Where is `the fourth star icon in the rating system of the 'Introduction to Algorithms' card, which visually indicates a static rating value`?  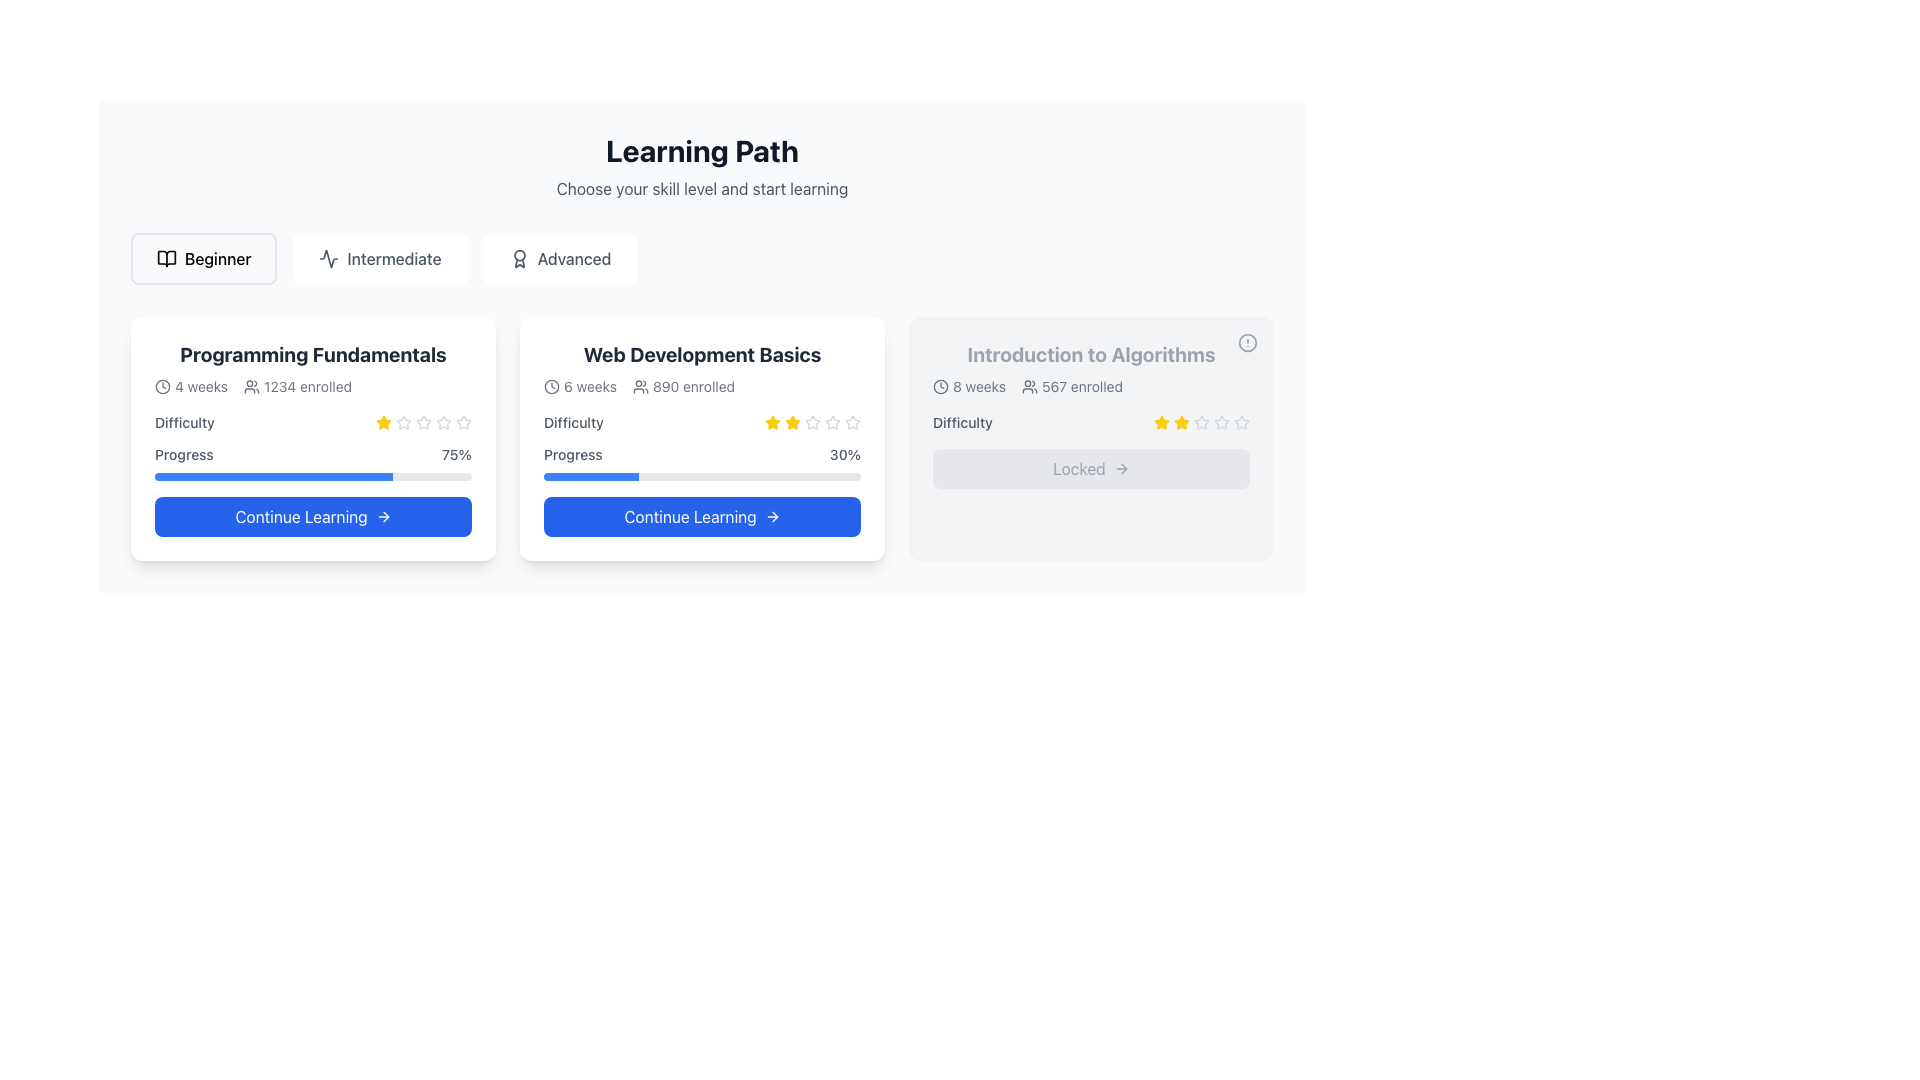
the fourth star icon in the rating system of the 'Introduction to Algorithms' card, which visually indicates a static rating value is located at coordinates (1200, 421).